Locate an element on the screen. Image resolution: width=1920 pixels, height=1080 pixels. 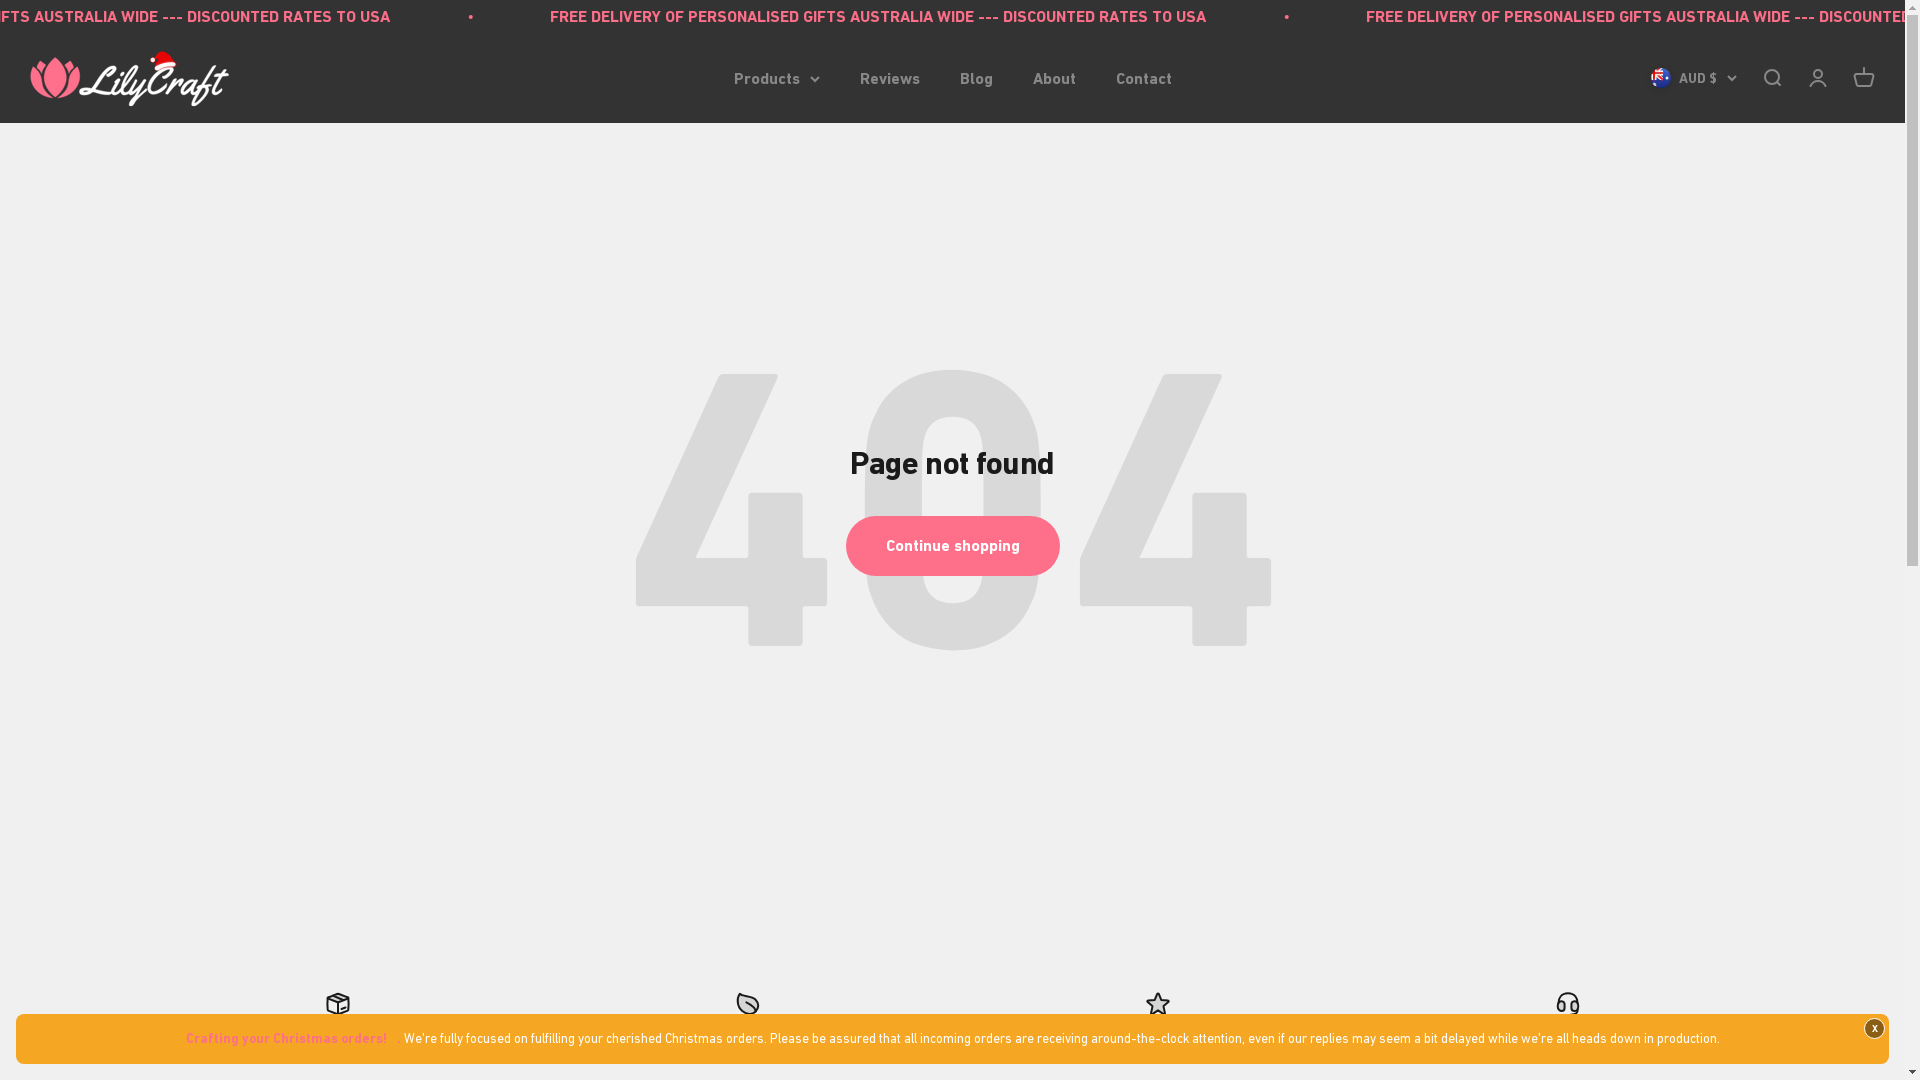
'X' is located at coordinates (1873, 1028).